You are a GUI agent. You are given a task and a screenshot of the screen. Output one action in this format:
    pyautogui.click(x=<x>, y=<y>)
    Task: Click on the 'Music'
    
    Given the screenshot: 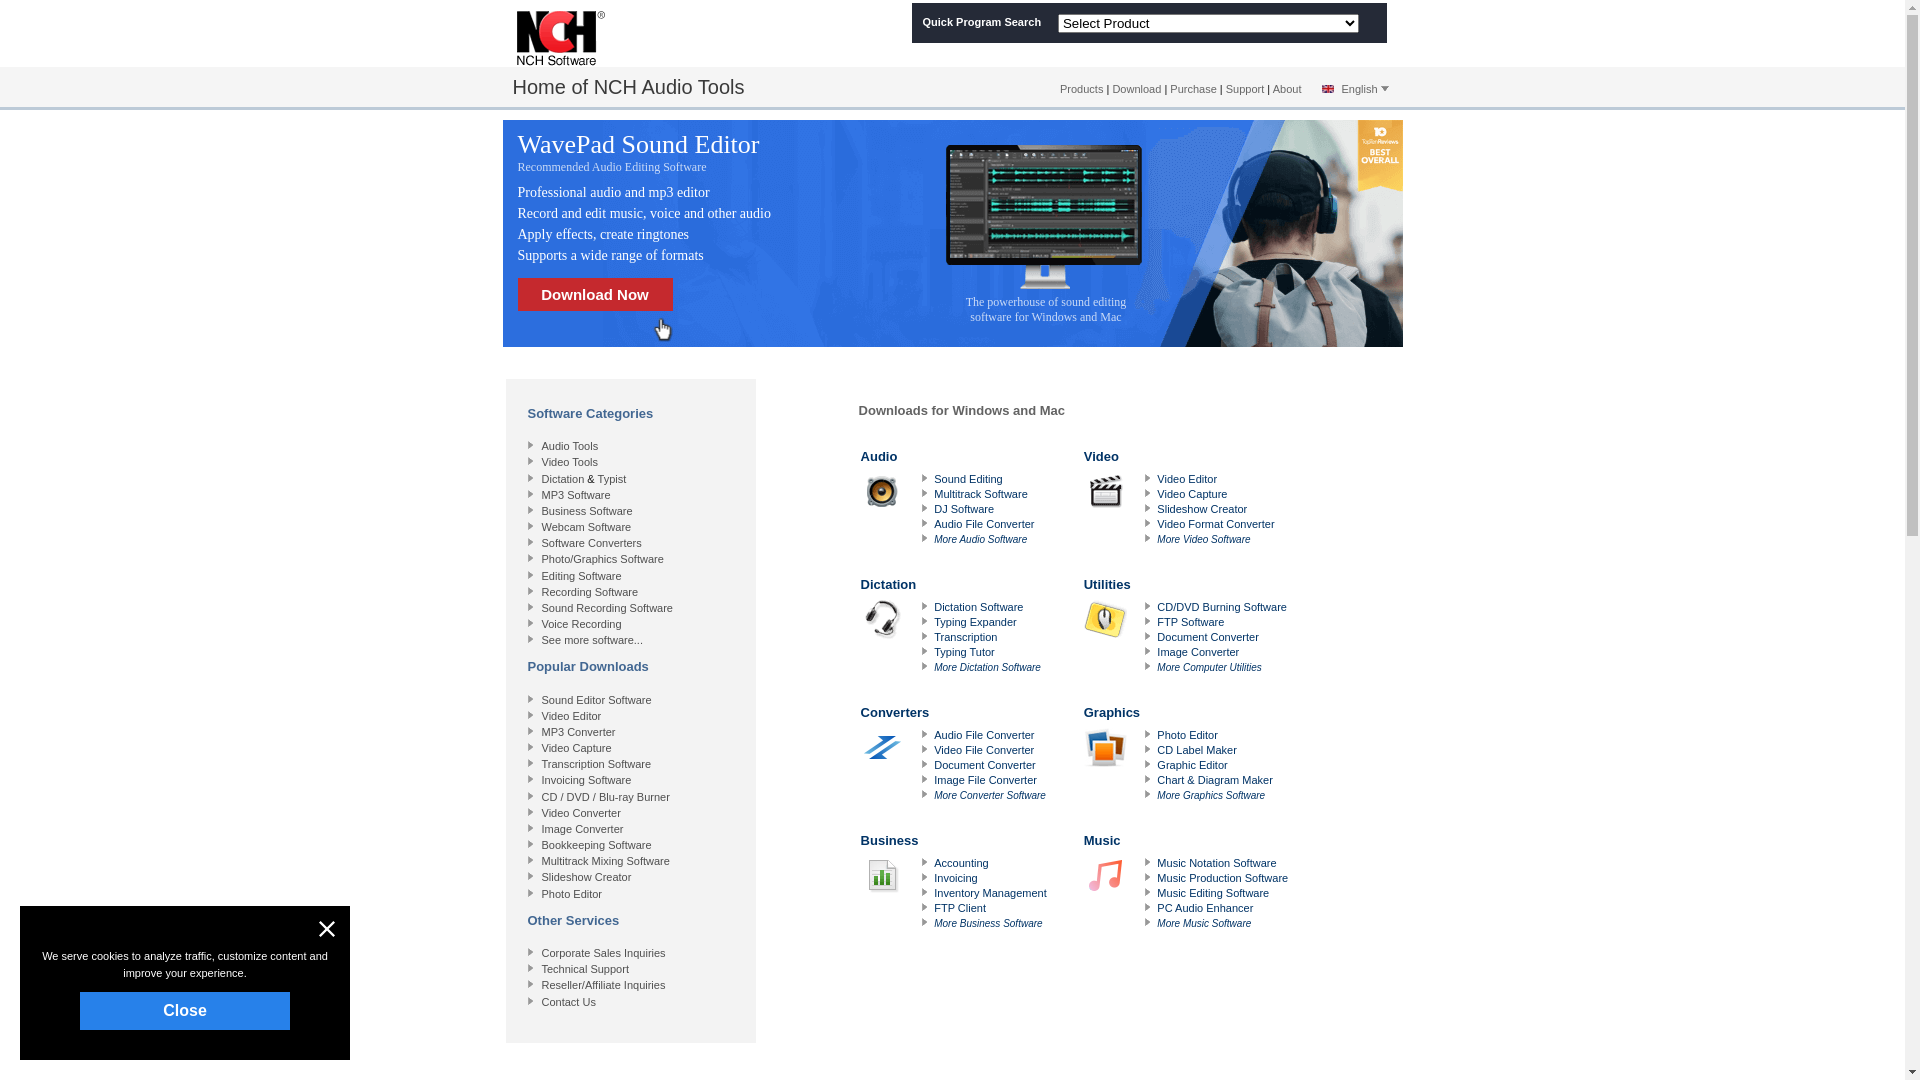 What is the action you would take?
    pyautogui.click(x=1188, y=879)
    